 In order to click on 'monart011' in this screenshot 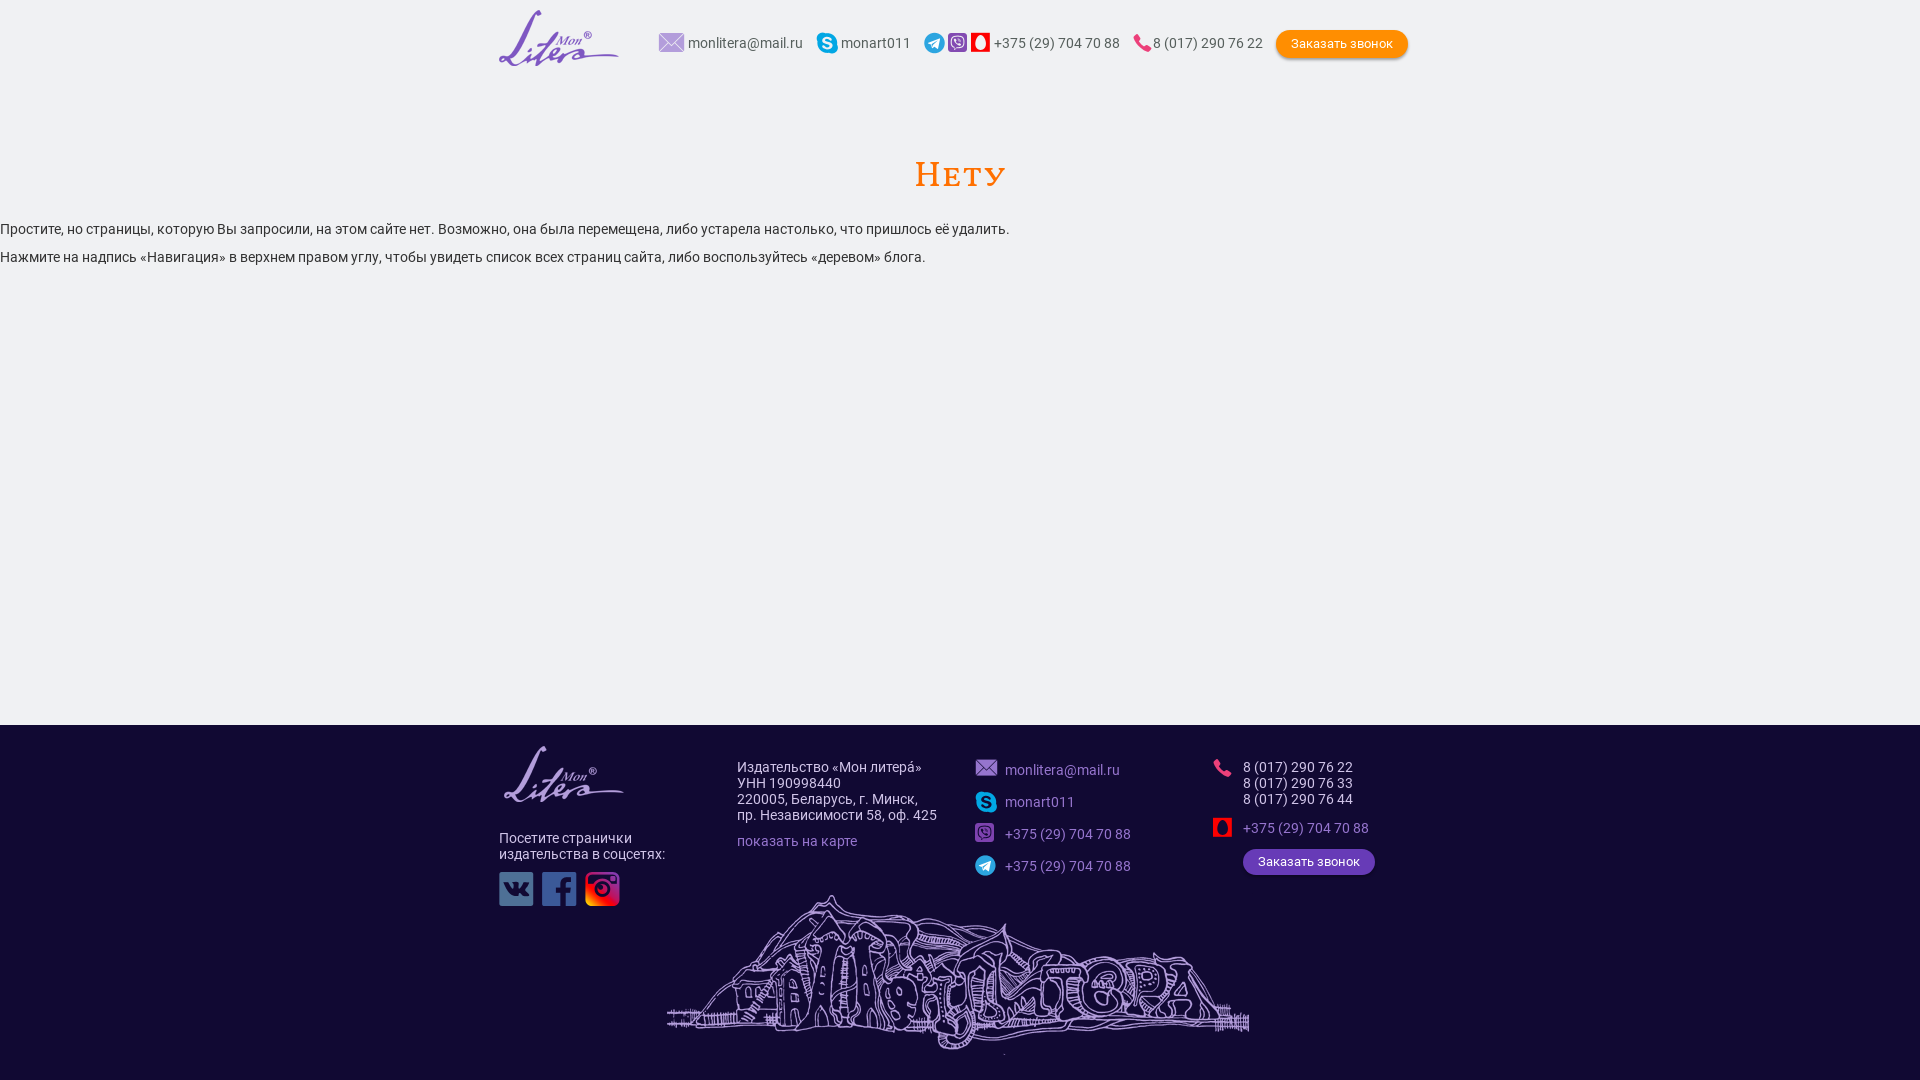, I will do `click(1025, 801)`.